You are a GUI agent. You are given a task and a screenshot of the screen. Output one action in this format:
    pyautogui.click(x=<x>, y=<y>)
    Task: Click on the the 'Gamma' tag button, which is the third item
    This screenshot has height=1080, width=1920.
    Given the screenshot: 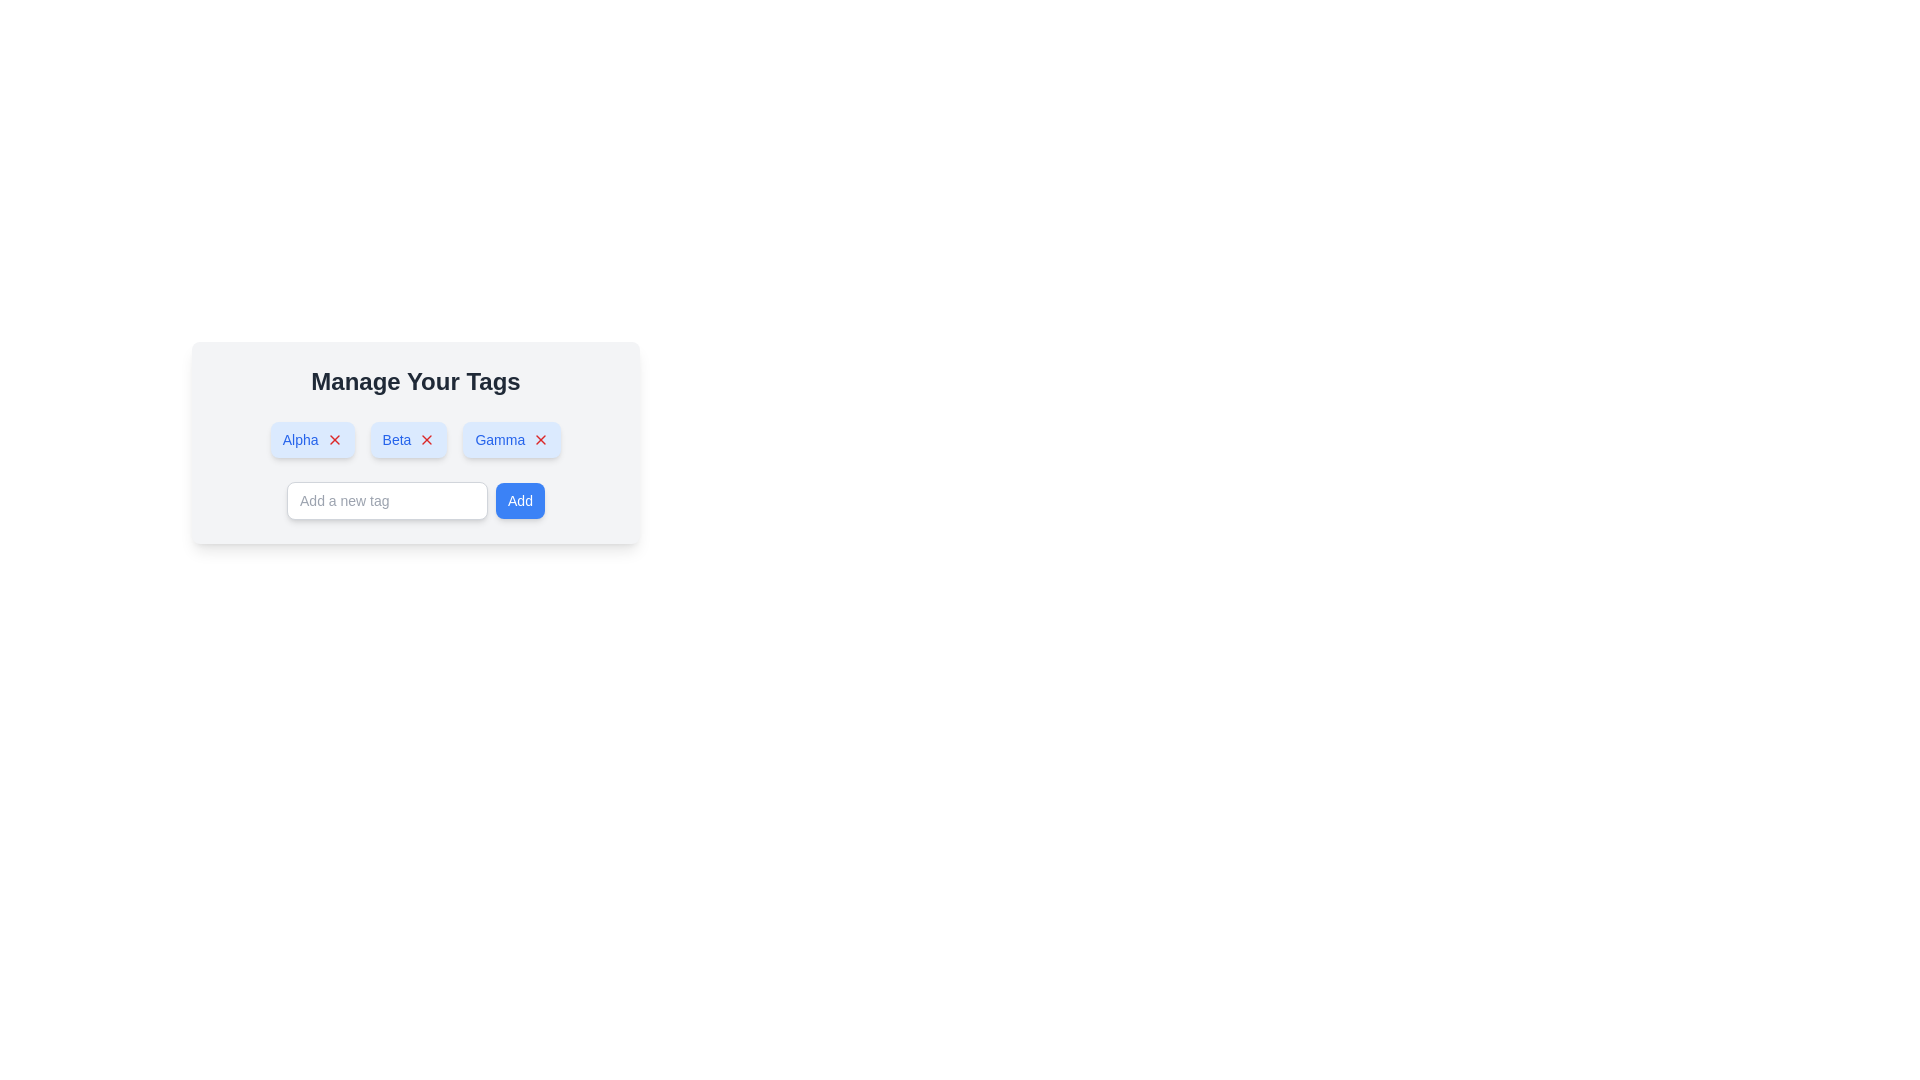 What is the action you would take?
    pyautogui.click(x=512, y=438)
    